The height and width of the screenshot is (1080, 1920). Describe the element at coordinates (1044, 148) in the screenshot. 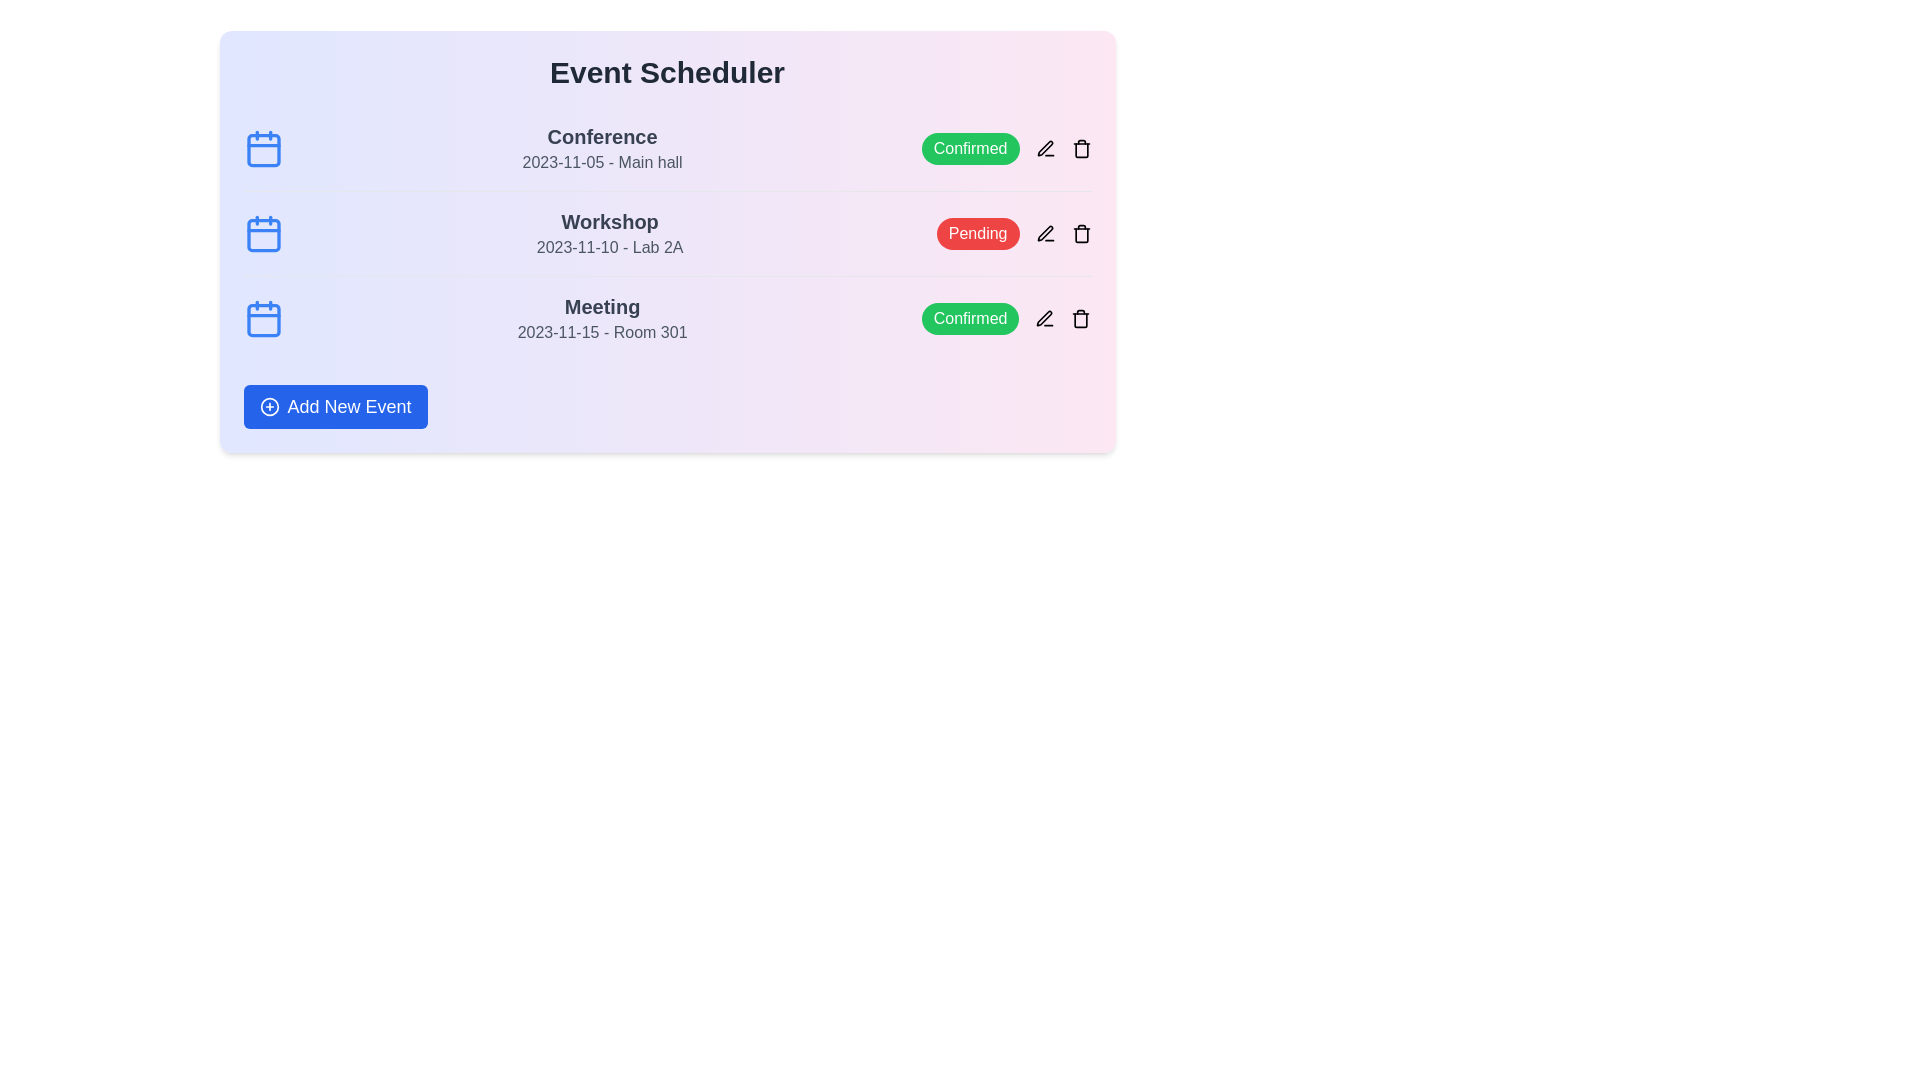

I see `the edit pen icon for the 'Conference' event located next to the green 'Confirmed' button and to the left of the trash bin icon in the 'Event Scheduler' section` at that location.